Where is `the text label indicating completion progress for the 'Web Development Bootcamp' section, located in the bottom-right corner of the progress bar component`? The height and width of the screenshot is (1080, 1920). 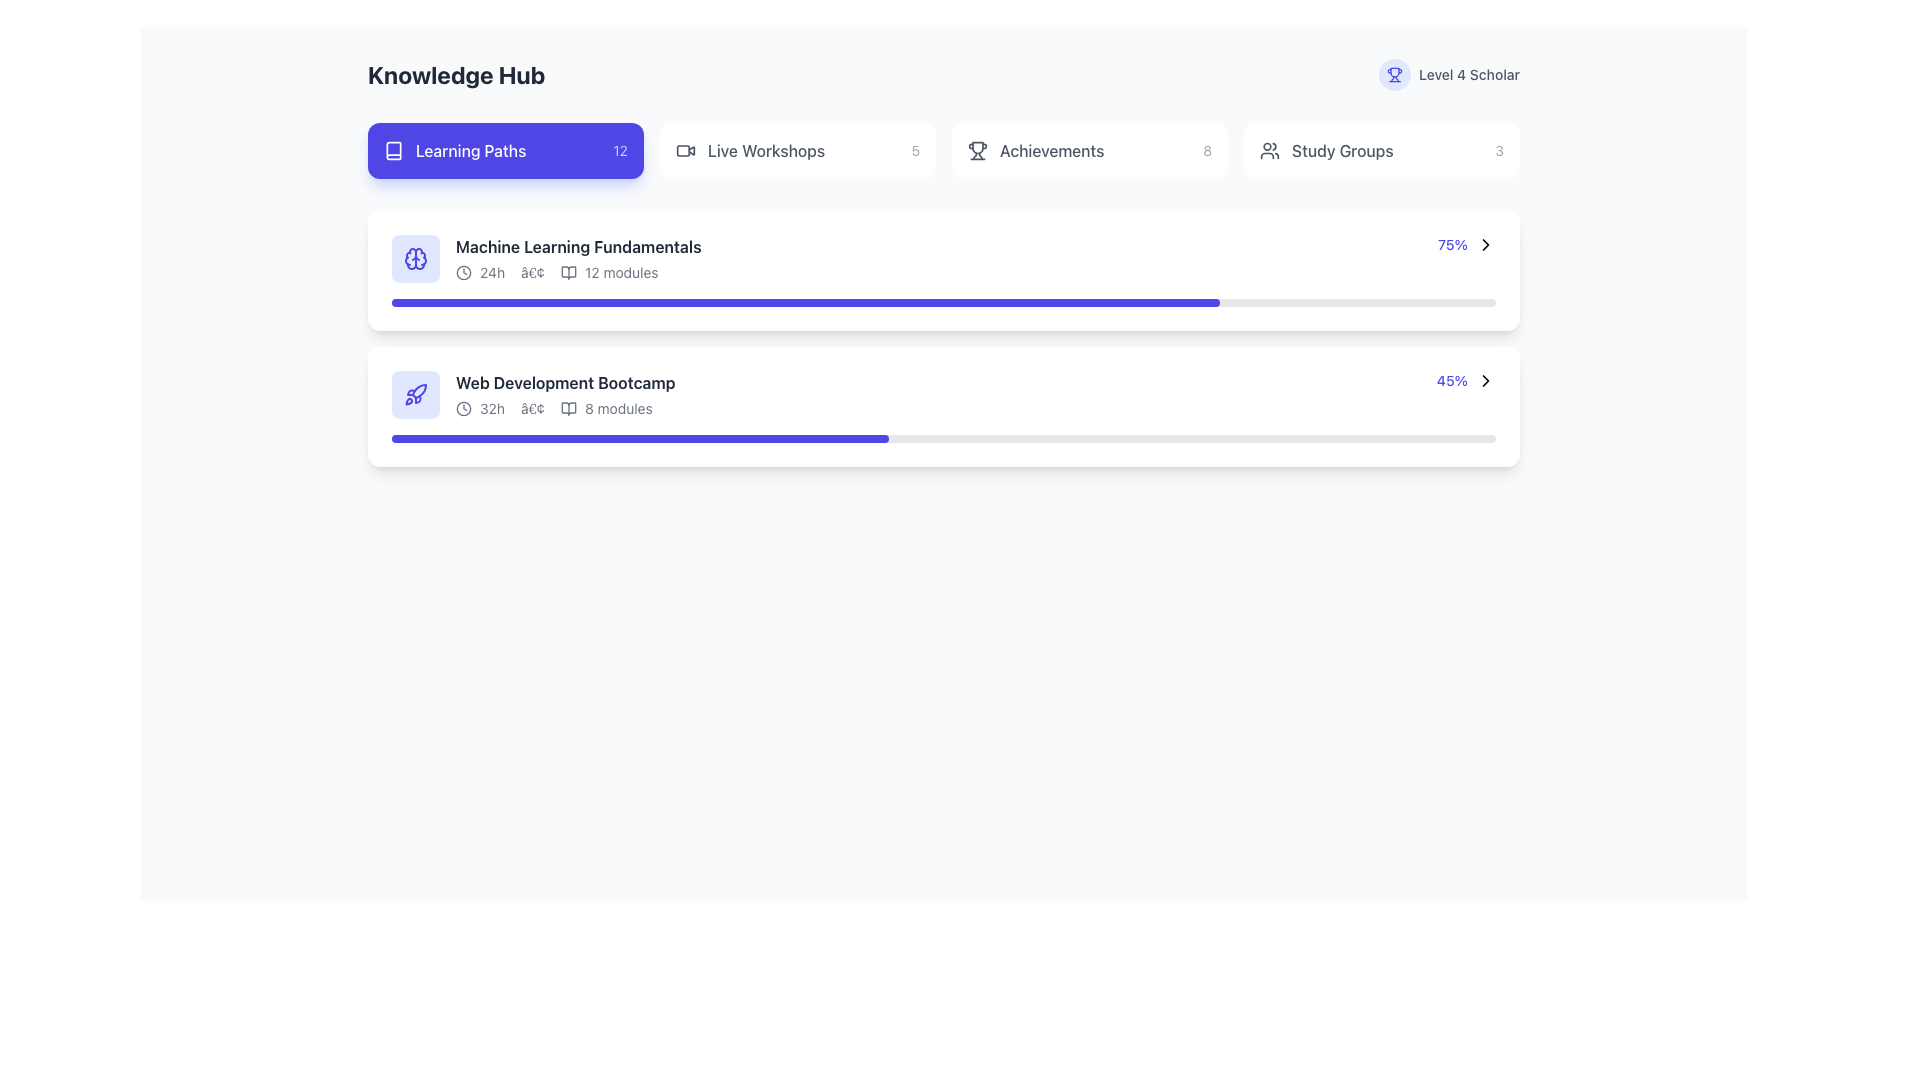 the text label indicating completion progress for the 'Web Development Bootcamp' section, located in the bottom-right corner of the progress bar component is located at coordinates (1452, 381).